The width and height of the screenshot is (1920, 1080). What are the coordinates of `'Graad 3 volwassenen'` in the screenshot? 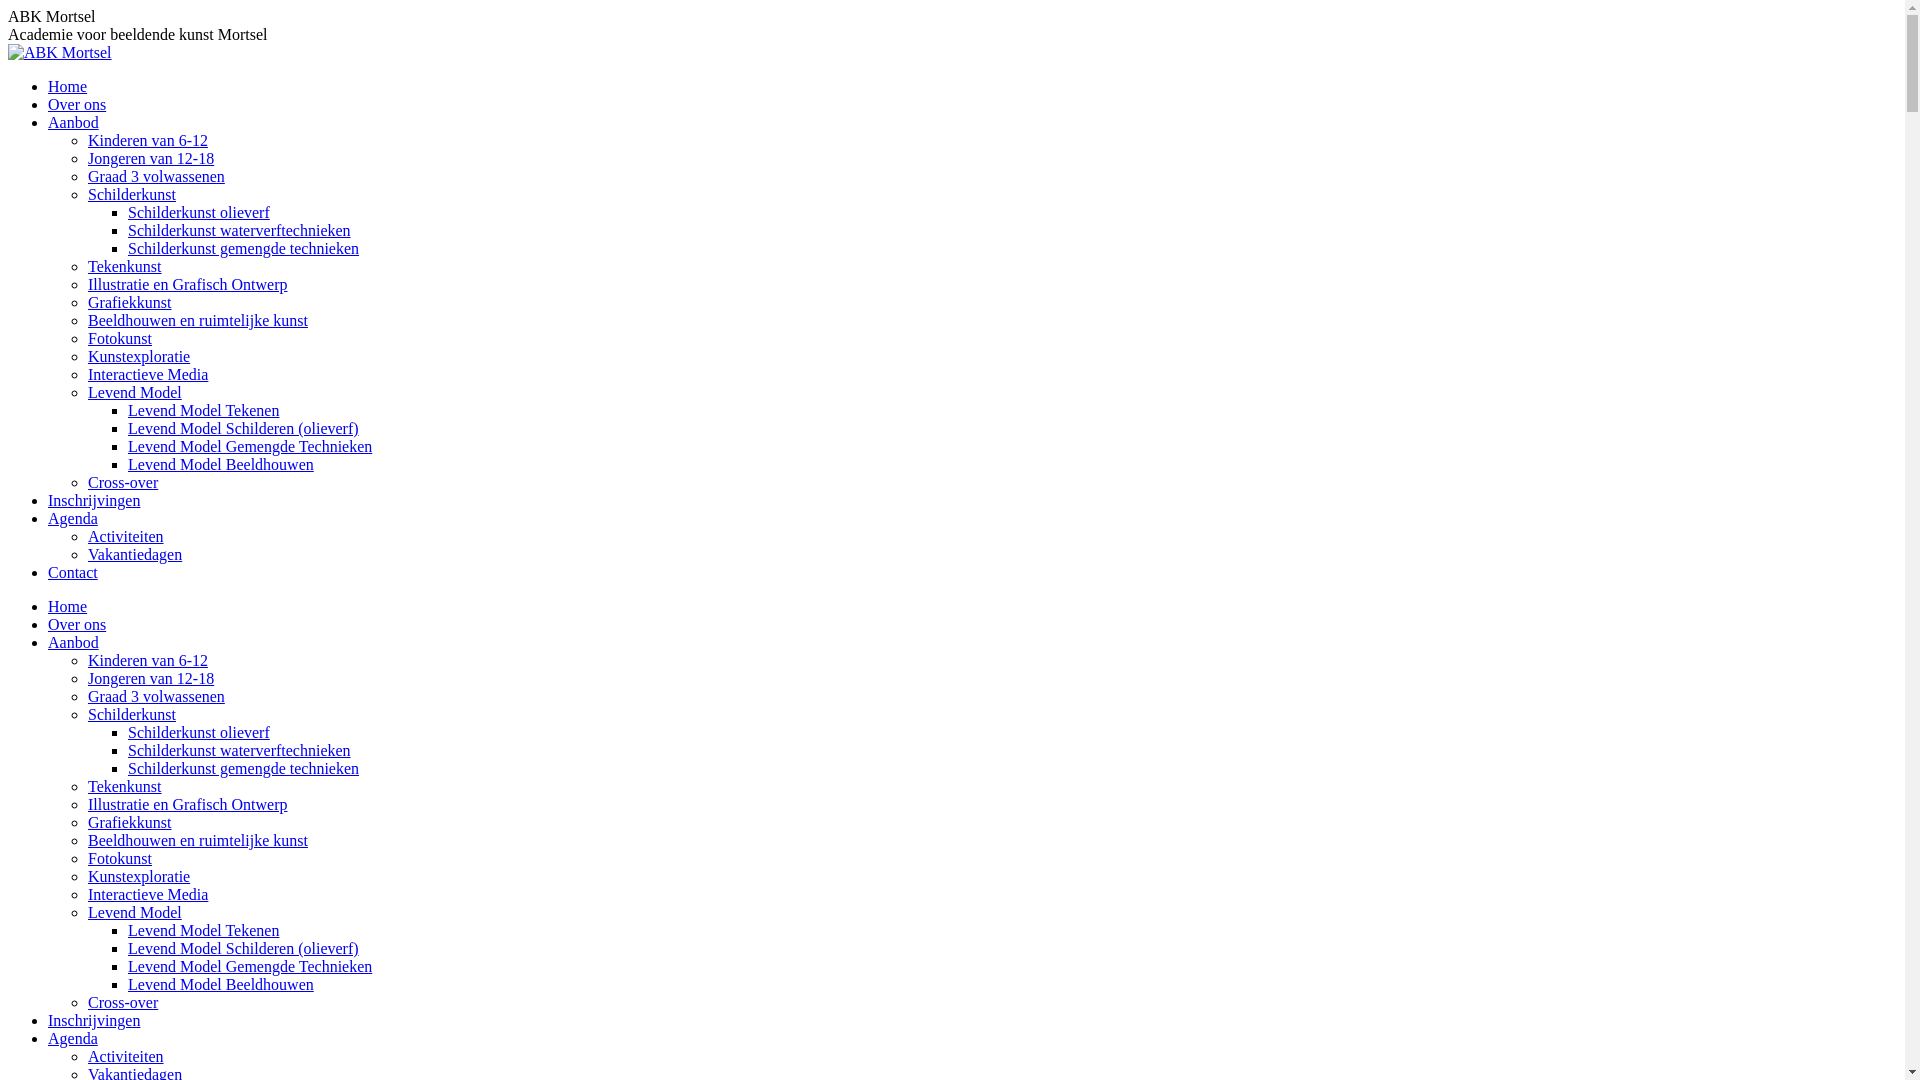 It's located at (155, 175).